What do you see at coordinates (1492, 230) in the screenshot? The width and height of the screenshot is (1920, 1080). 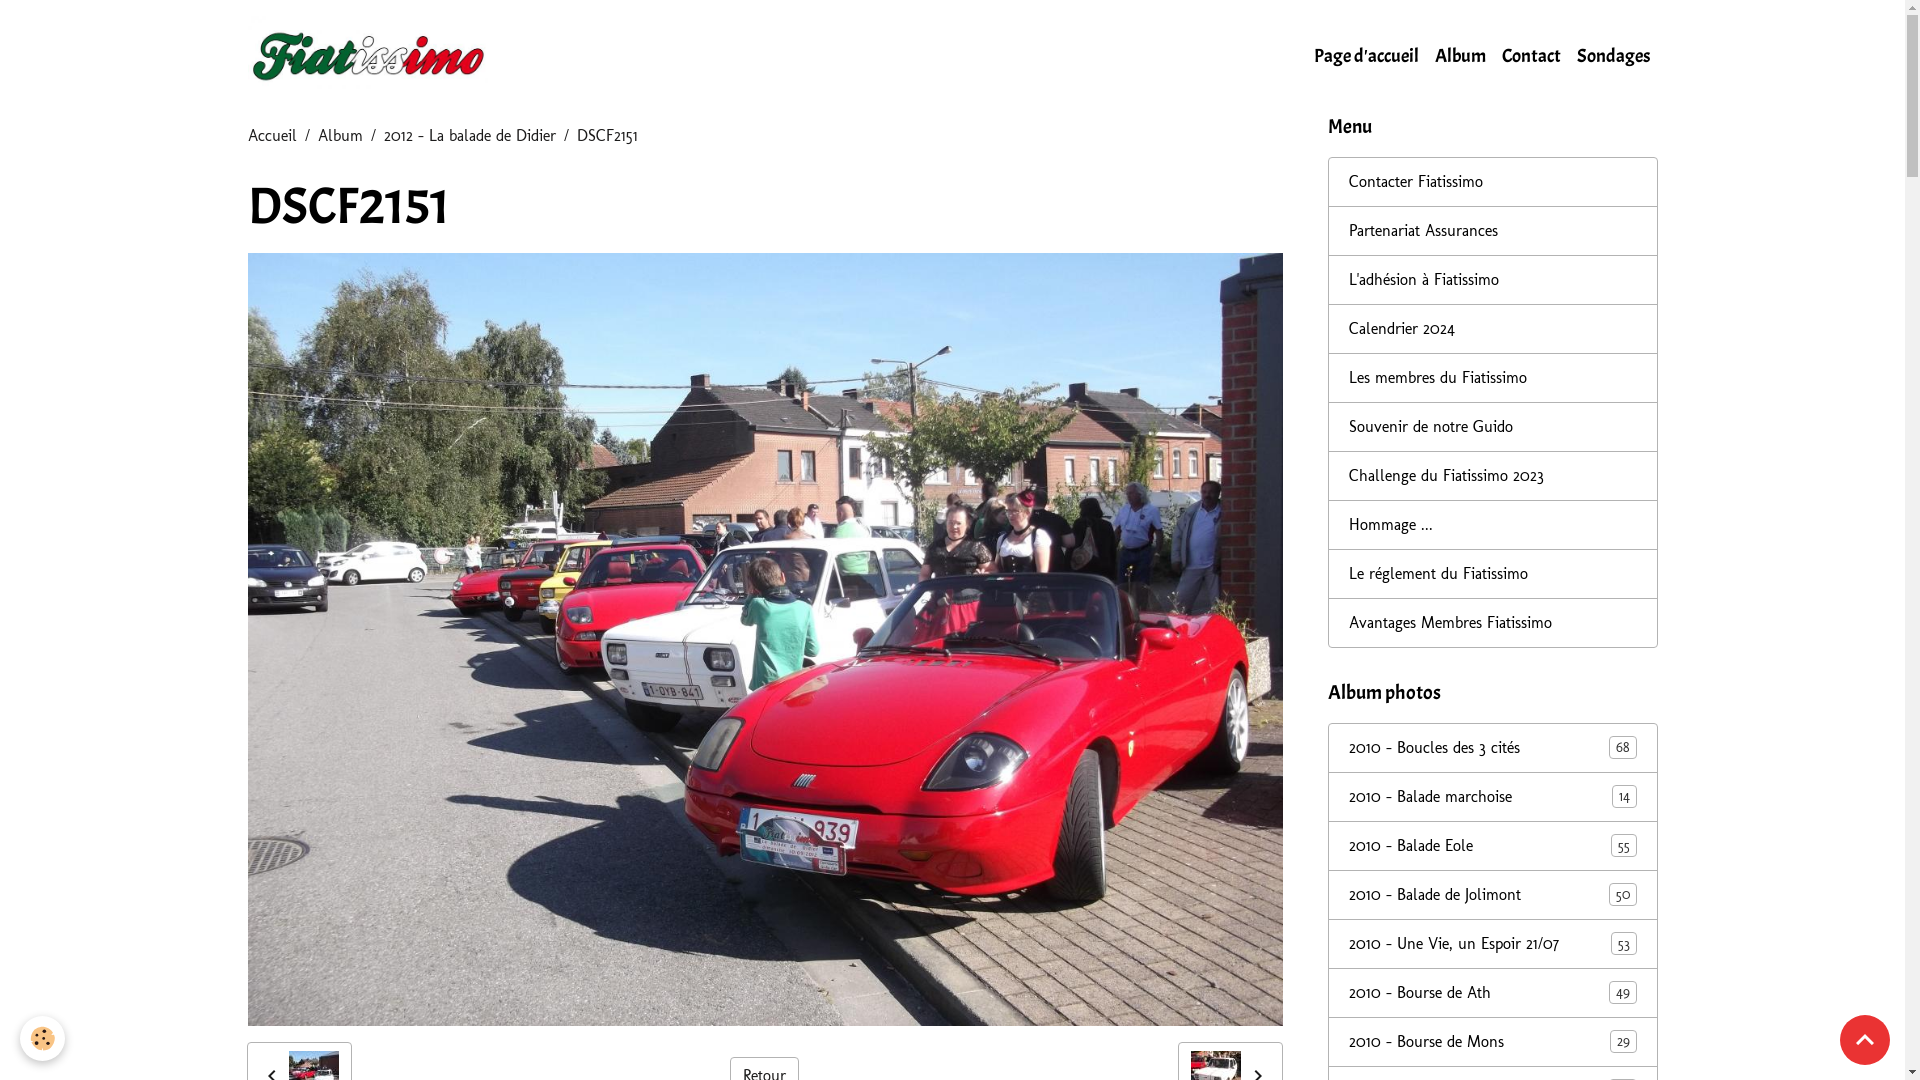 I see `'Partenariat Assurances'` at bounding box center [1492, 230].